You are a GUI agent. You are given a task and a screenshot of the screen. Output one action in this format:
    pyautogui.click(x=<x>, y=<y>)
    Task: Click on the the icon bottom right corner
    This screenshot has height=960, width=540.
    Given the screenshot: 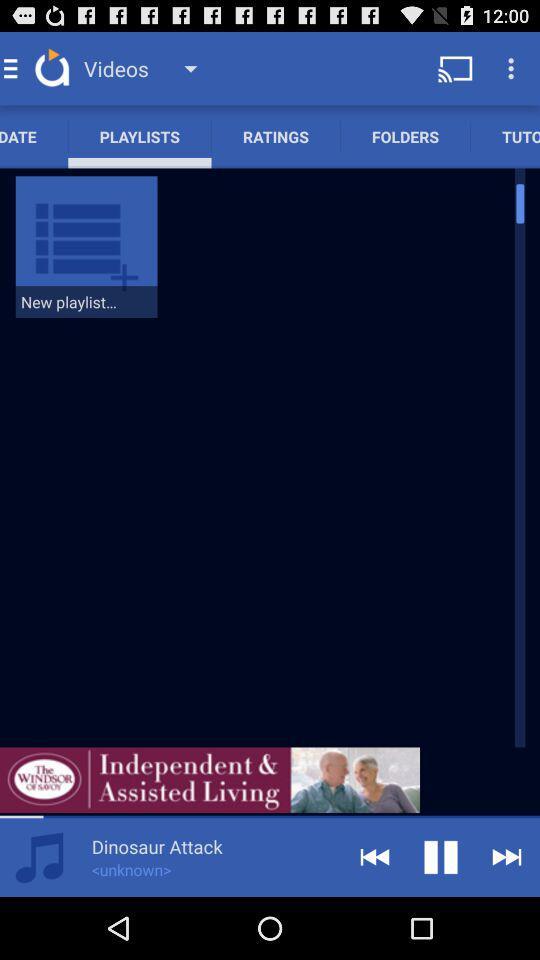 What is the action you would take?
    pyautogui.click(x=507, y=856)
    